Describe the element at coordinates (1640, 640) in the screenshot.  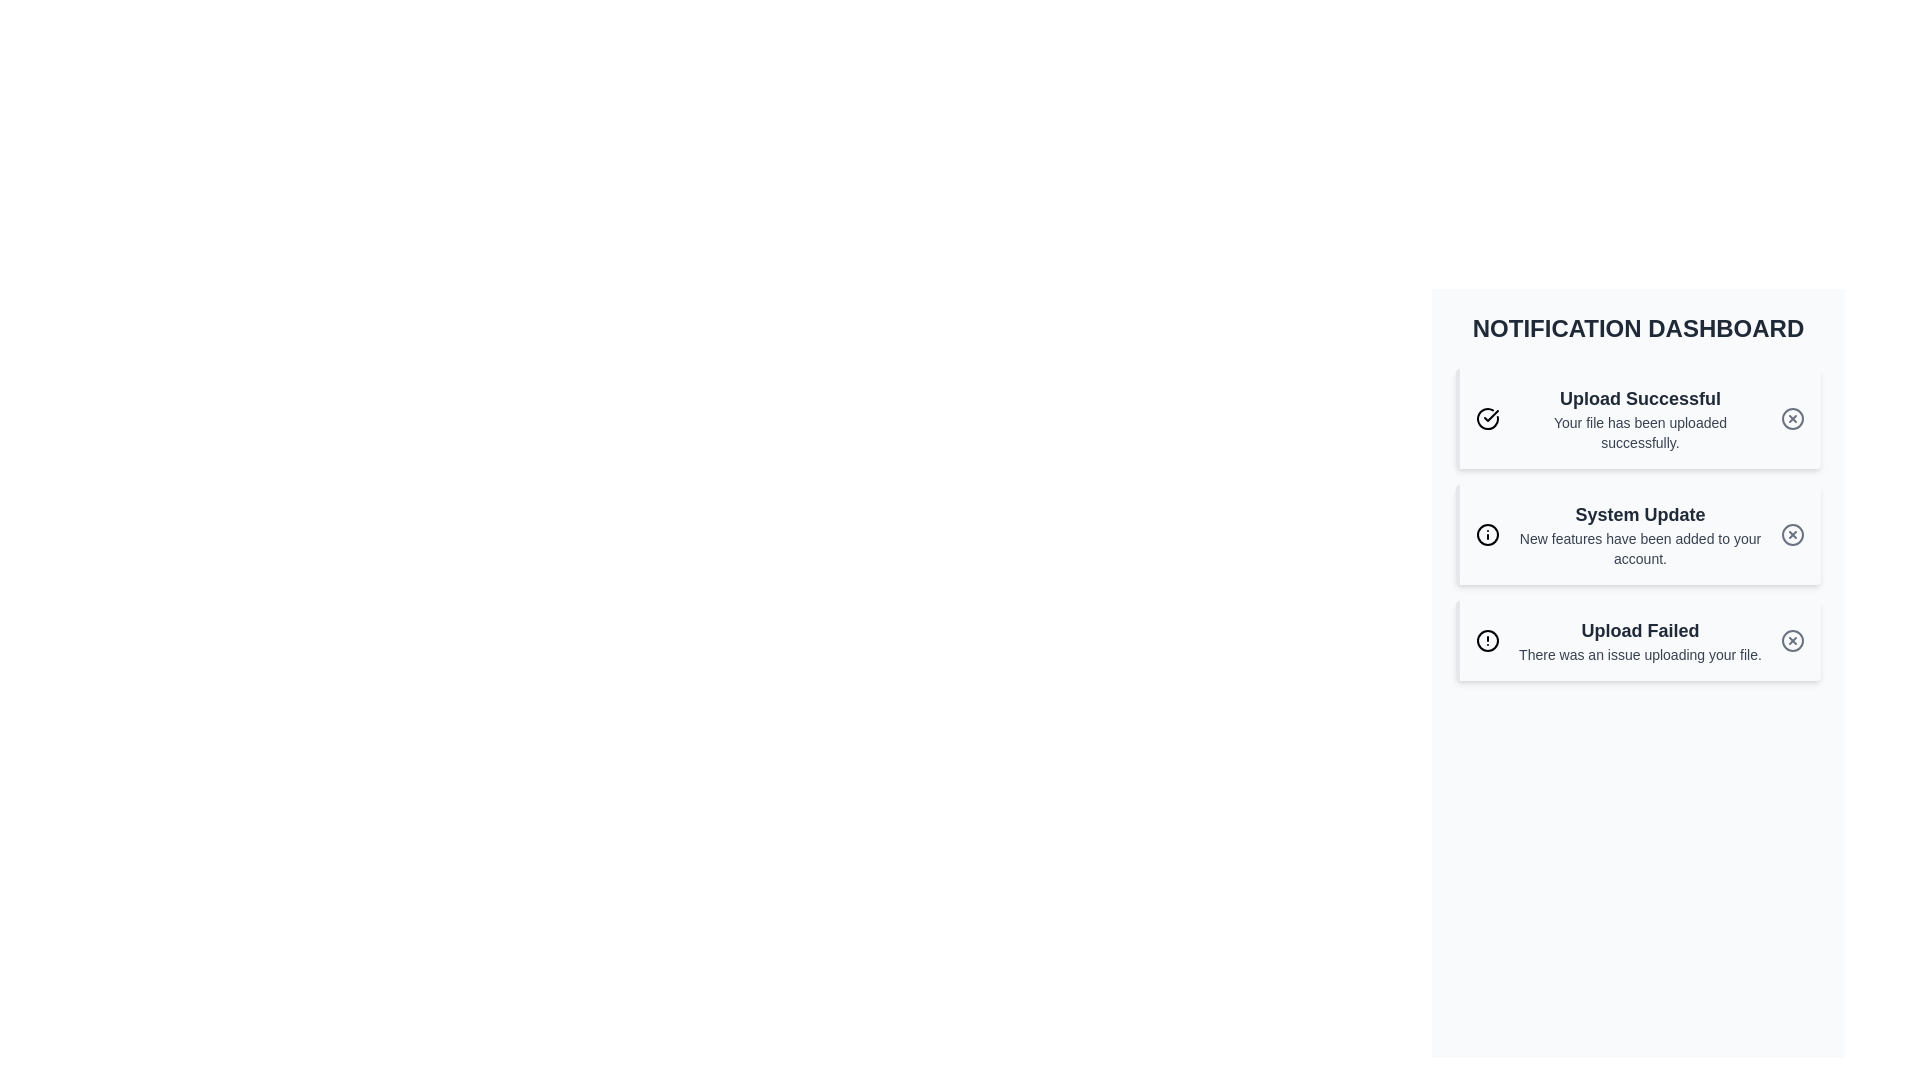
I see `the error displayed in the third notification entry of the notification panel by clicking on the notification message component` at that location.